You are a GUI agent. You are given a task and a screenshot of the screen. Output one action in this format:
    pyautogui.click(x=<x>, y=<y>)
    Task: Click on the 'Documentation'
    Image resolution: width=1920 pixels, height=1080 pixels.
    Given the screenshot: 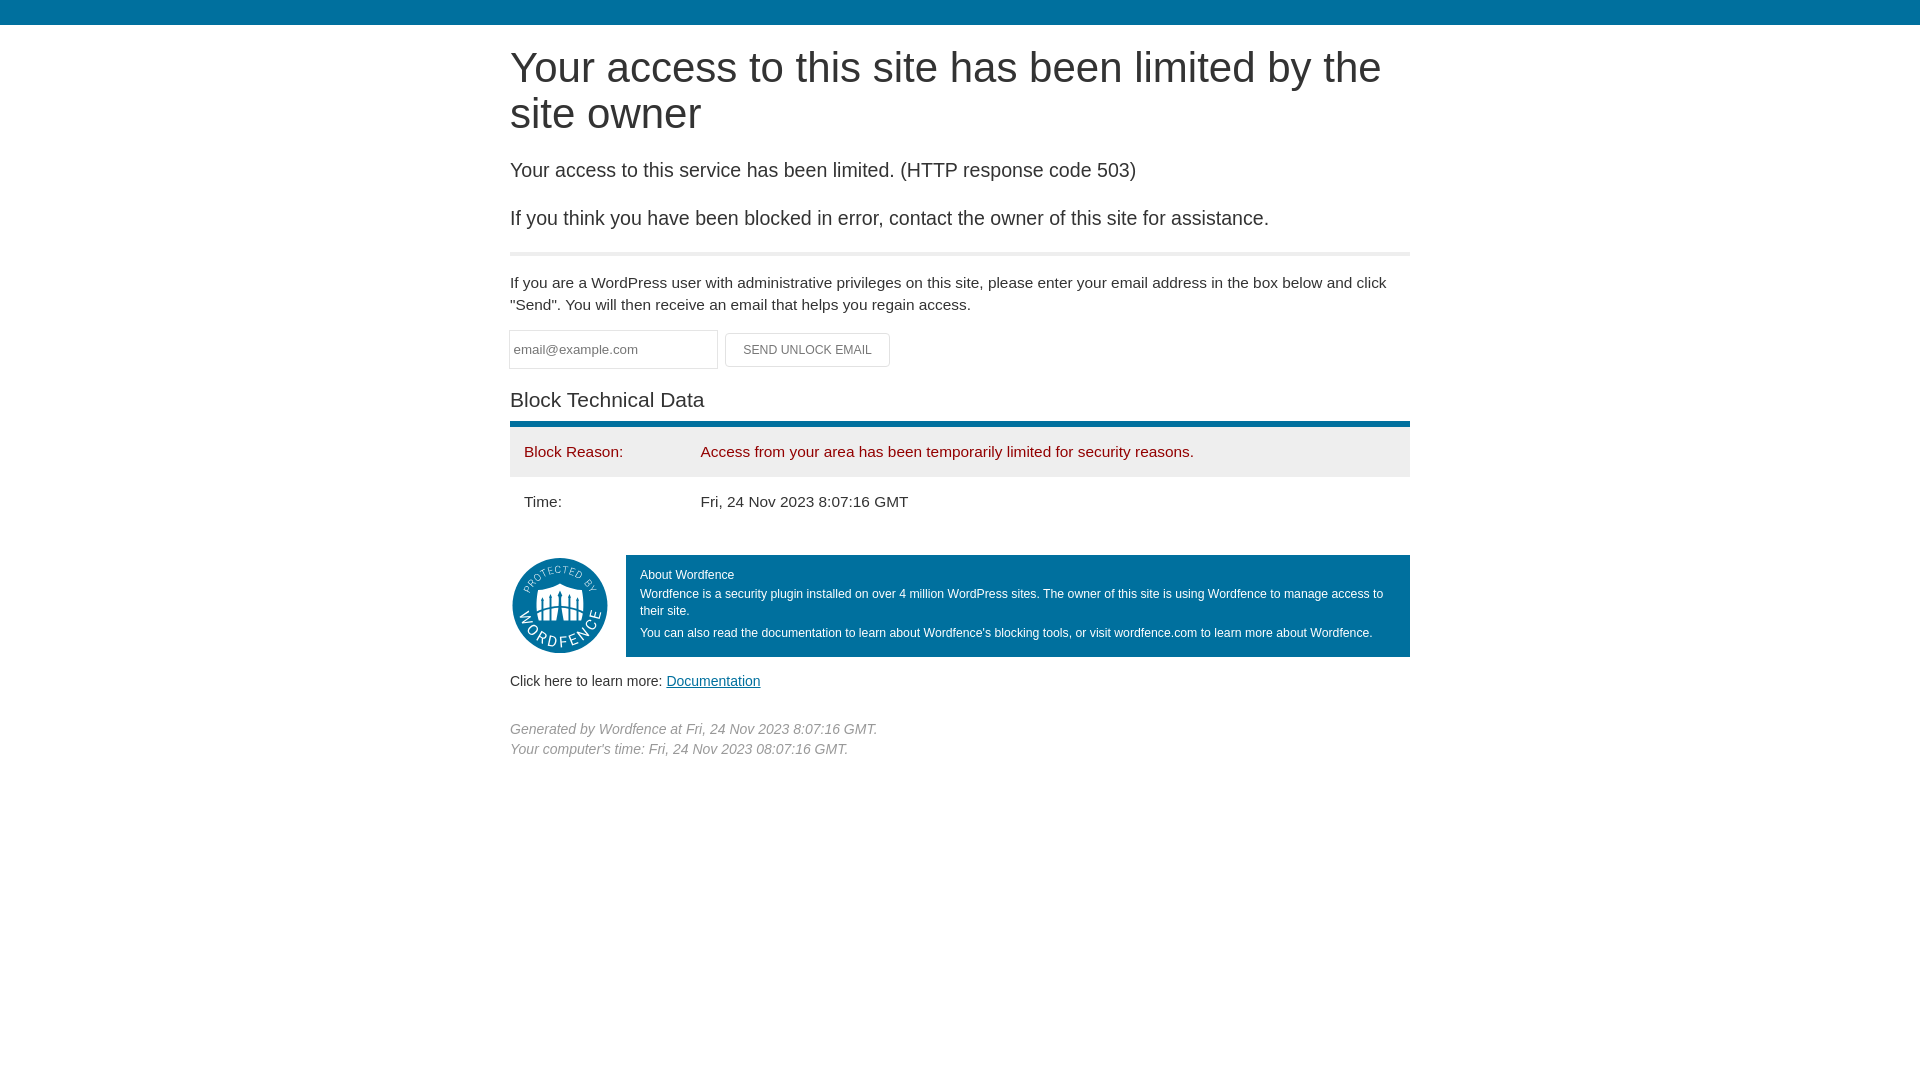 What is the action you would take?
    pyautogui.click(x=713, y=680)
    